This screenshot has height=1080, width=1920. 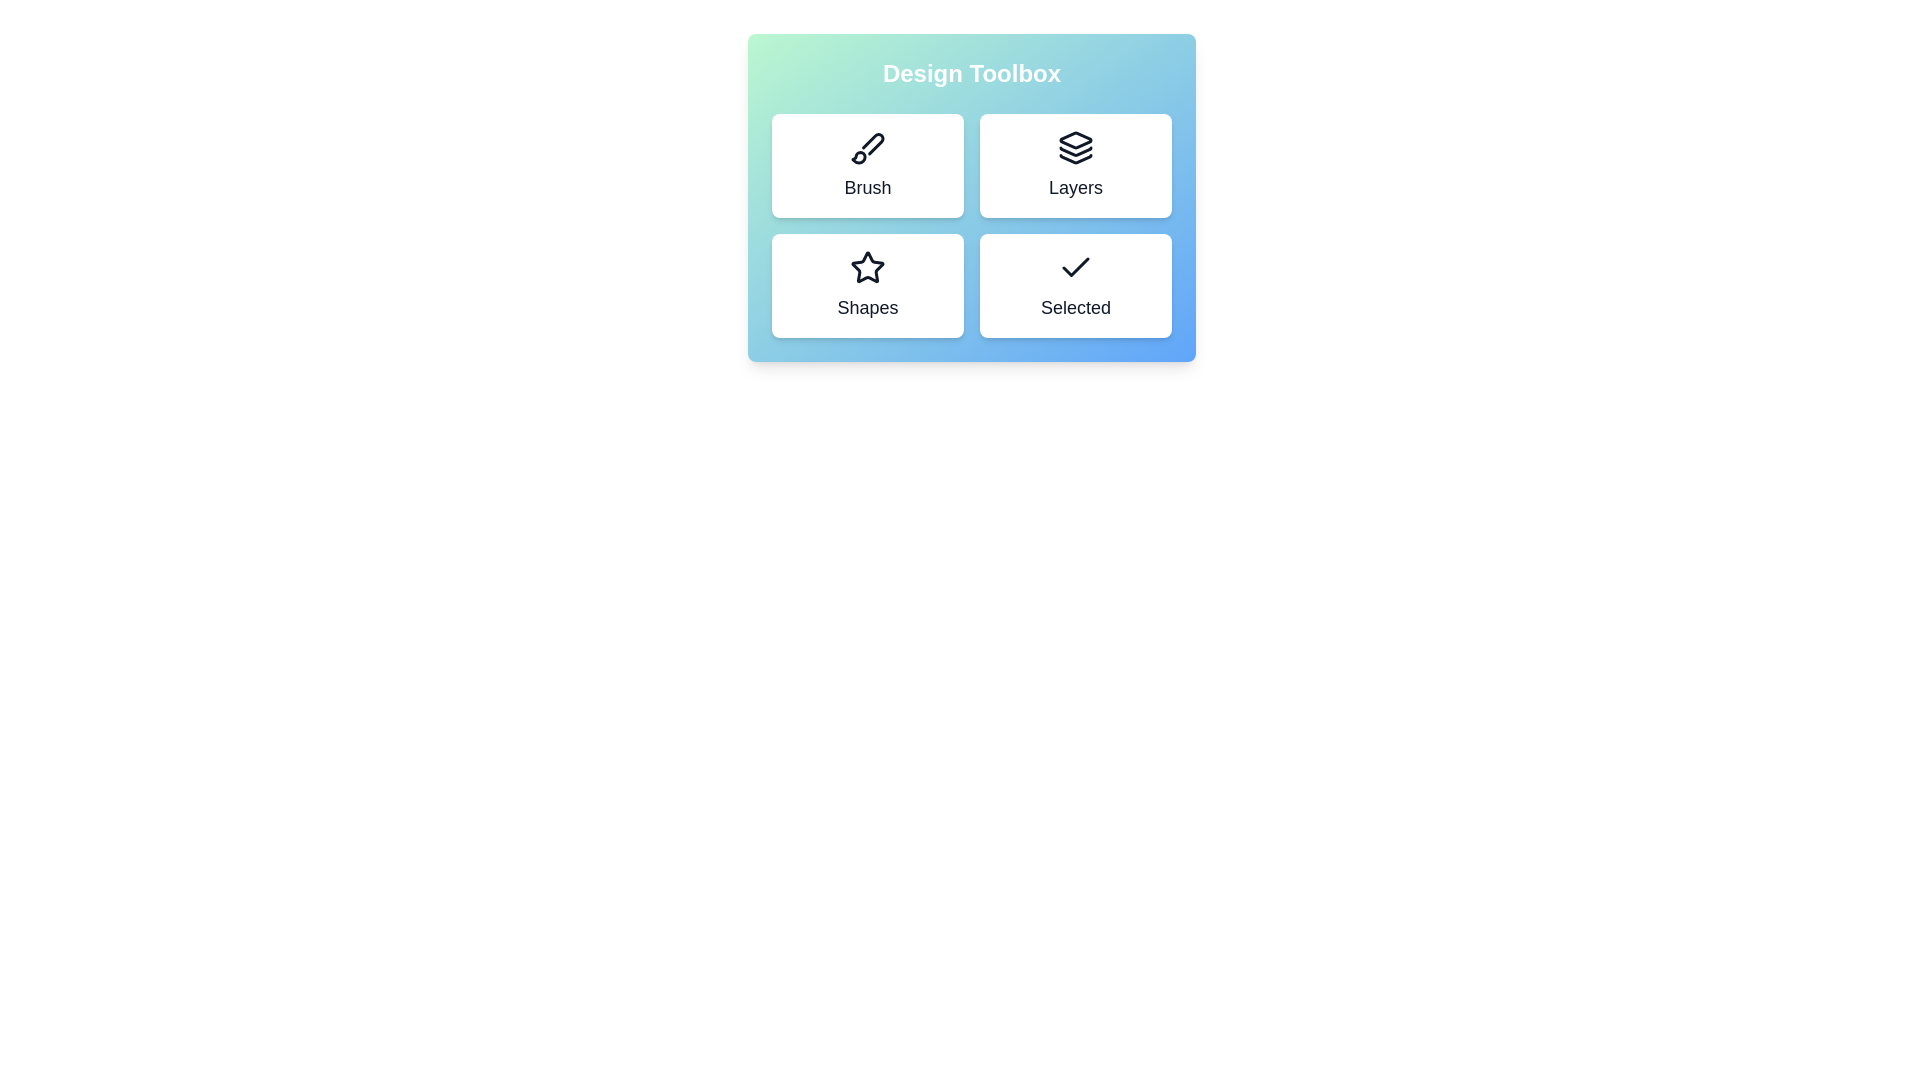 I want to click on the tool Brush to observe hover effects, so click(x=868, y=164).